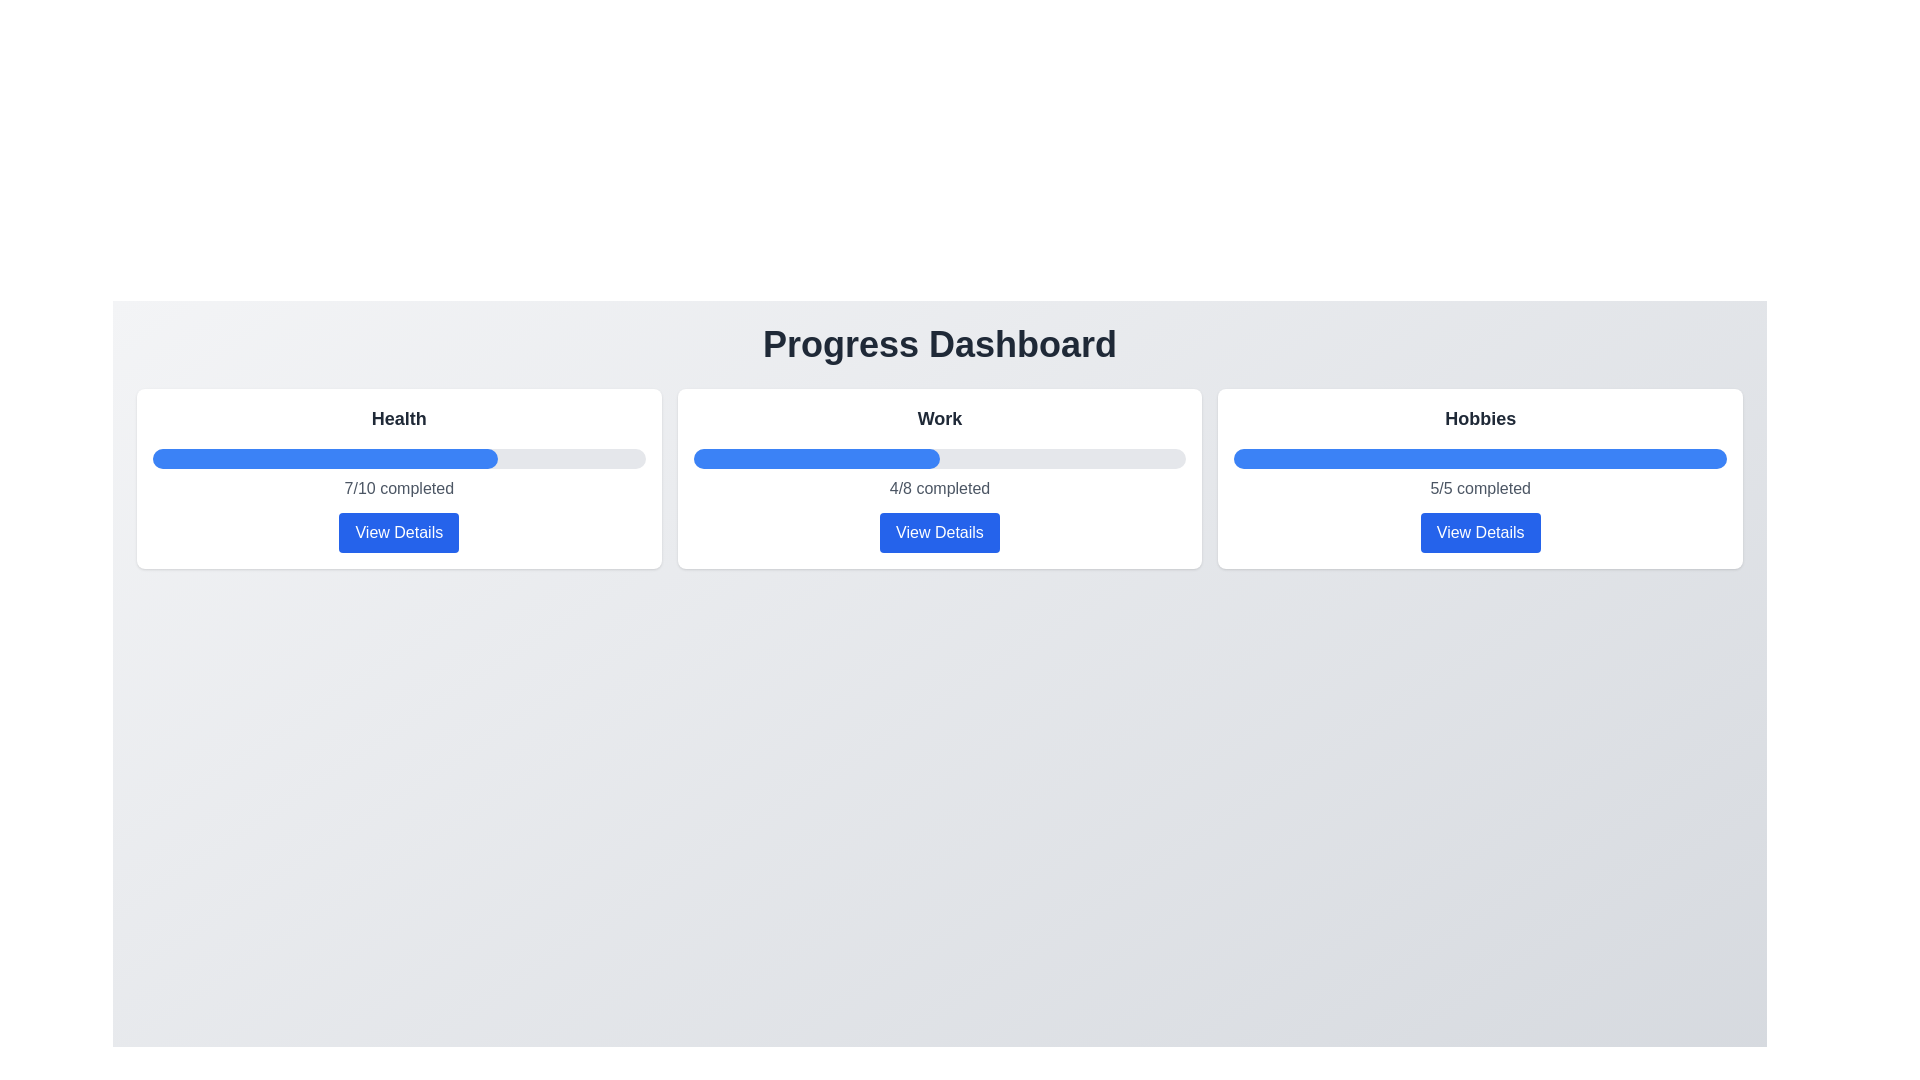  I want to click on the 'View Details' button located at the bottom of the rightmost 'Hobbies' card to initiate navigation or action, so click(1480, 531).